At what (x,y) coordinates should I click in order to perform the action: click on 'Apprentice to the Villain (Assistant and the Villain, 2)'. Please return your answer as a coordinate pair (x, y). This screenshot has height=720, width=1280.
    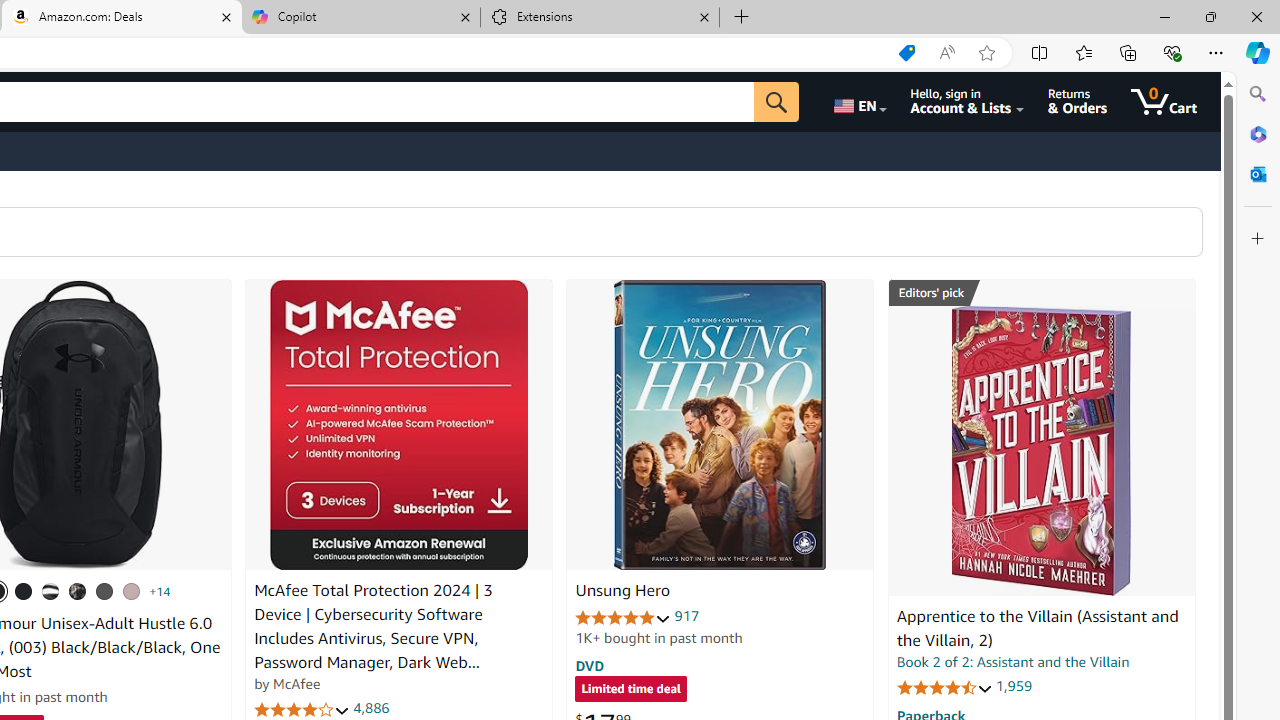
    Looking at the image, I should click on (1040, 451).